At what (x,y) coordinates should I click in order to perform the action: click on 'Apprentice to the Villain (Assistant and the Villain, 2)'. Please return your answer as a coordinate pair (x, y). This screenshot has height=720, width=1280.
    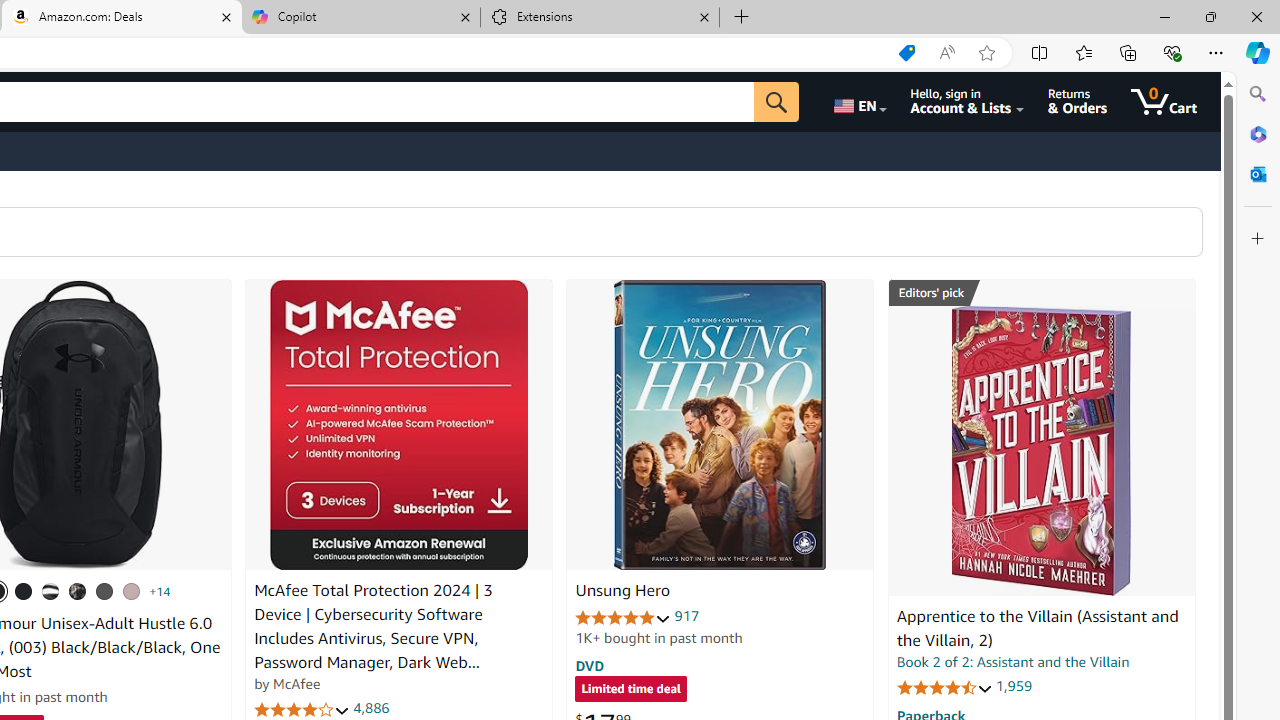
    Looking at the image, I should click on (1040, 451).